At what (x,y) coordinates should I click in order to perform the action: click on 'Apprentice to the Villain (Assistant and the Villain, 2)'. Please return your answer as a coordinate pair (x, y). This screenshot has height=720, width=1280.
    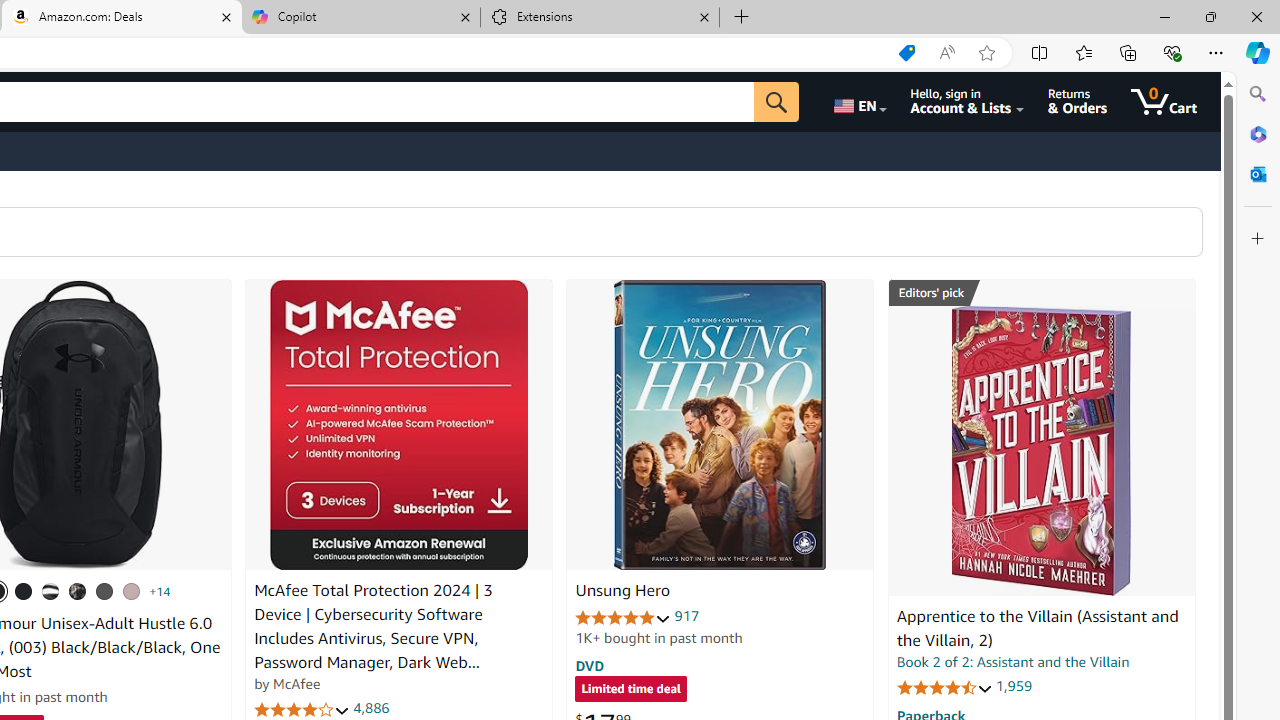
    Looking at the image, I should click on (1040, 451).